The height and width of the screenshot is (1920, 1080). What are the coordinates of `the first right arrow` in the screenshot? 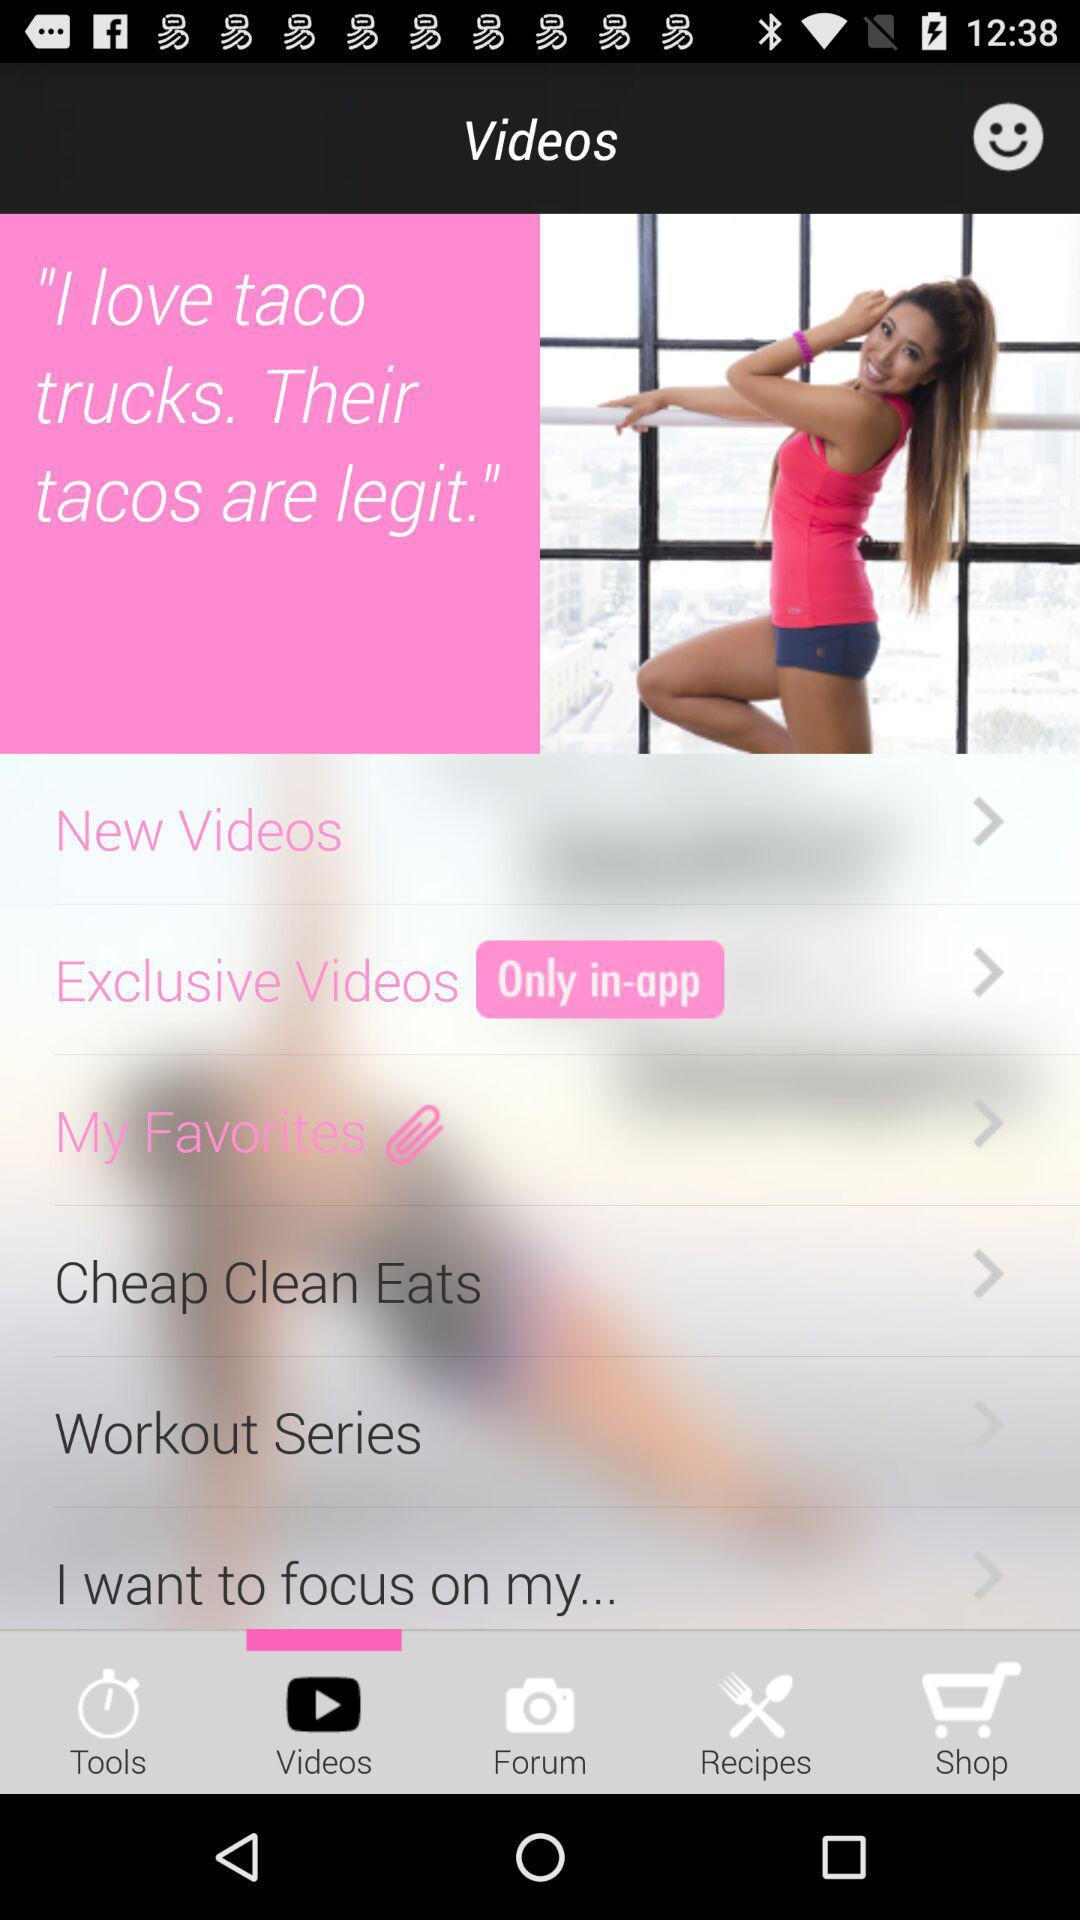 It's located at (986, 824).